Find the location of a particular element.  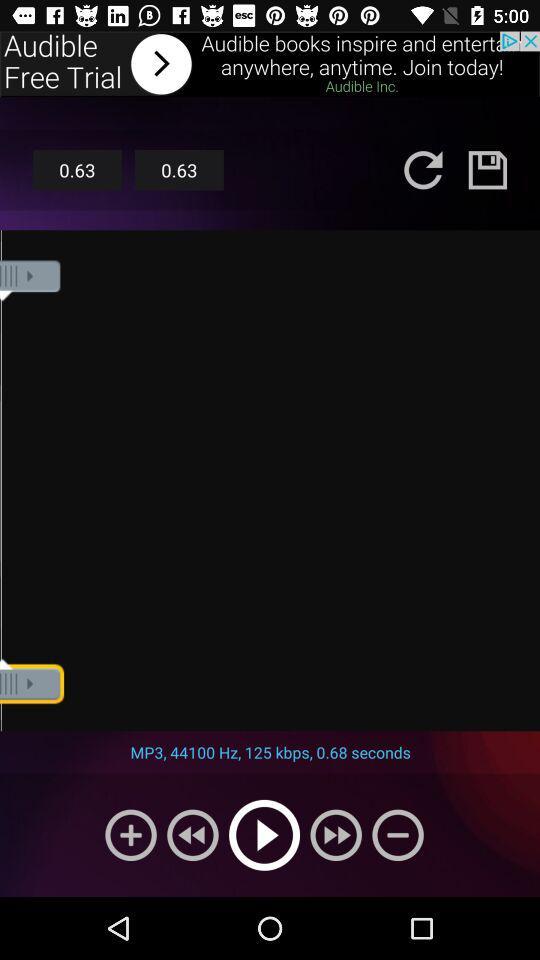

the av_forward icon is located at coordinates (336, 835).